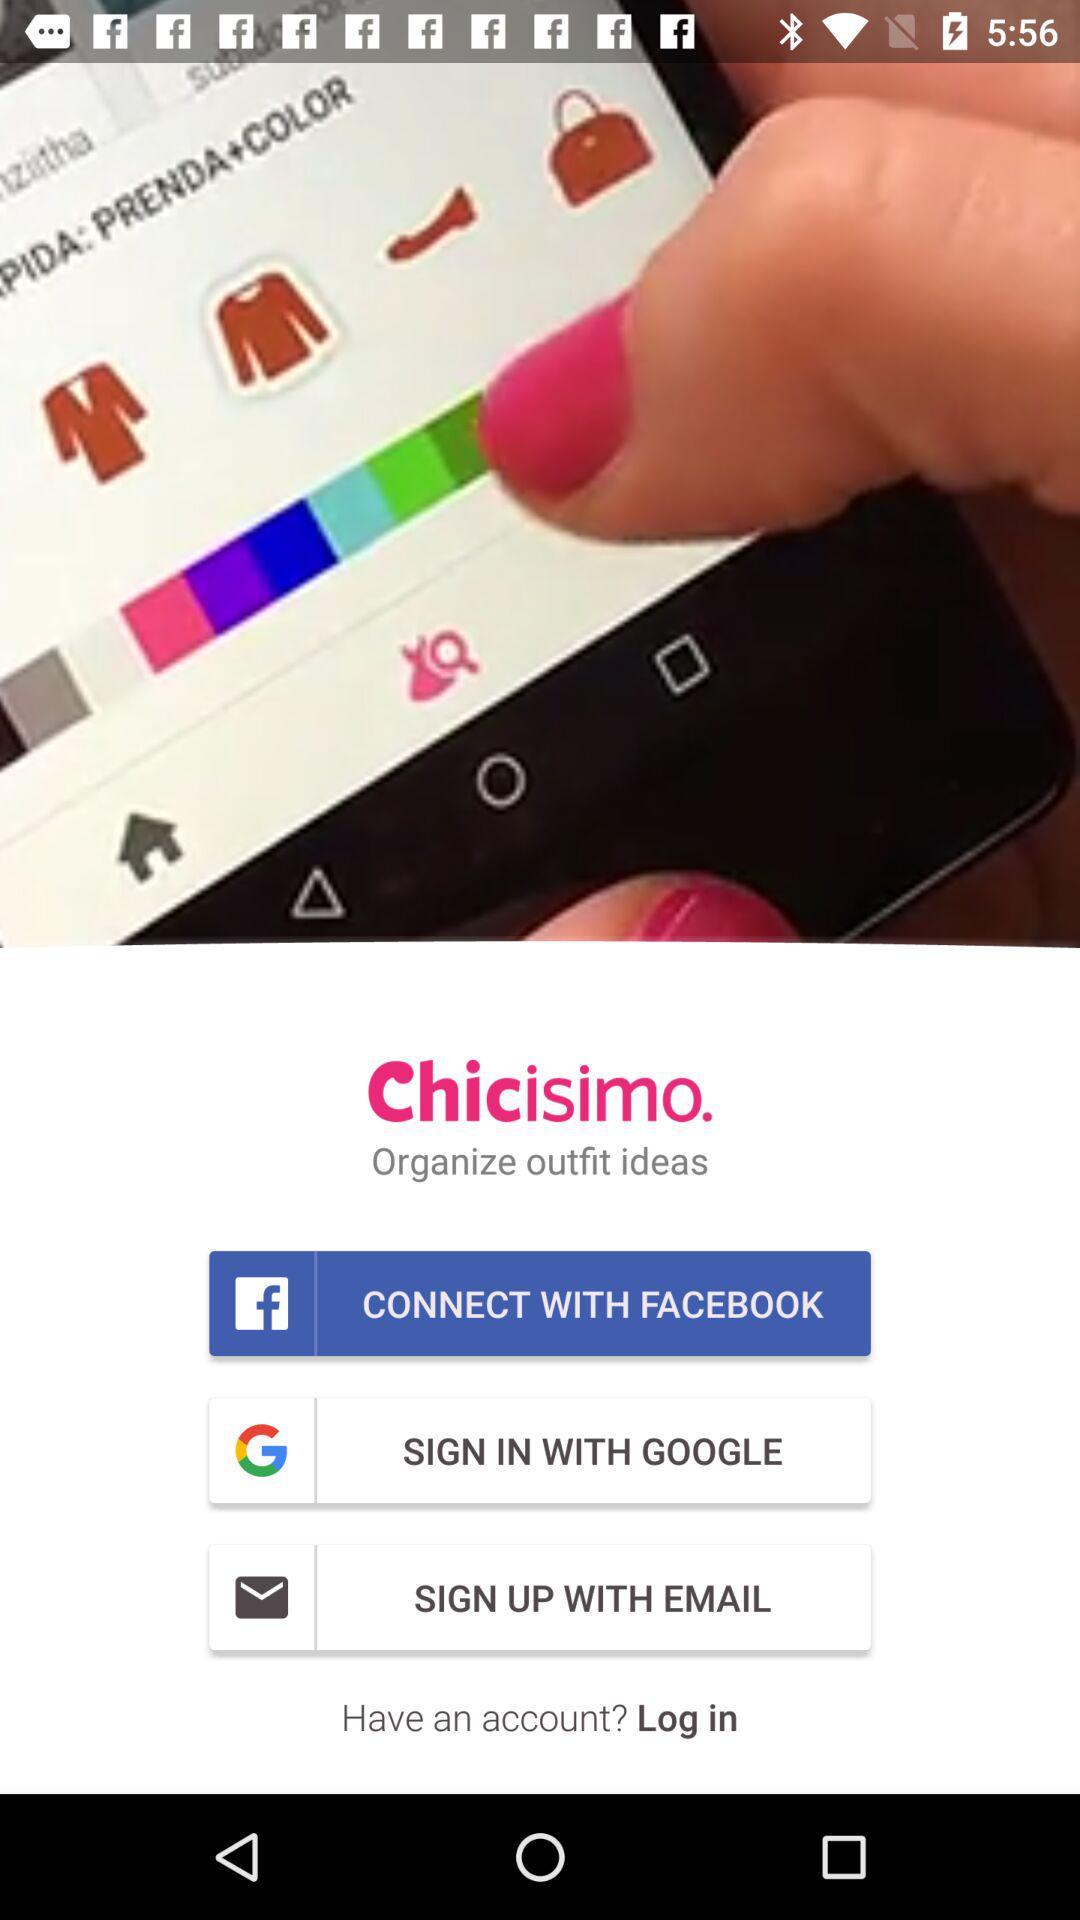 The image size is (1080, 1920). Describe the element at coordinates (538, 1715) in the screenshot. I see `have an account` at that location.